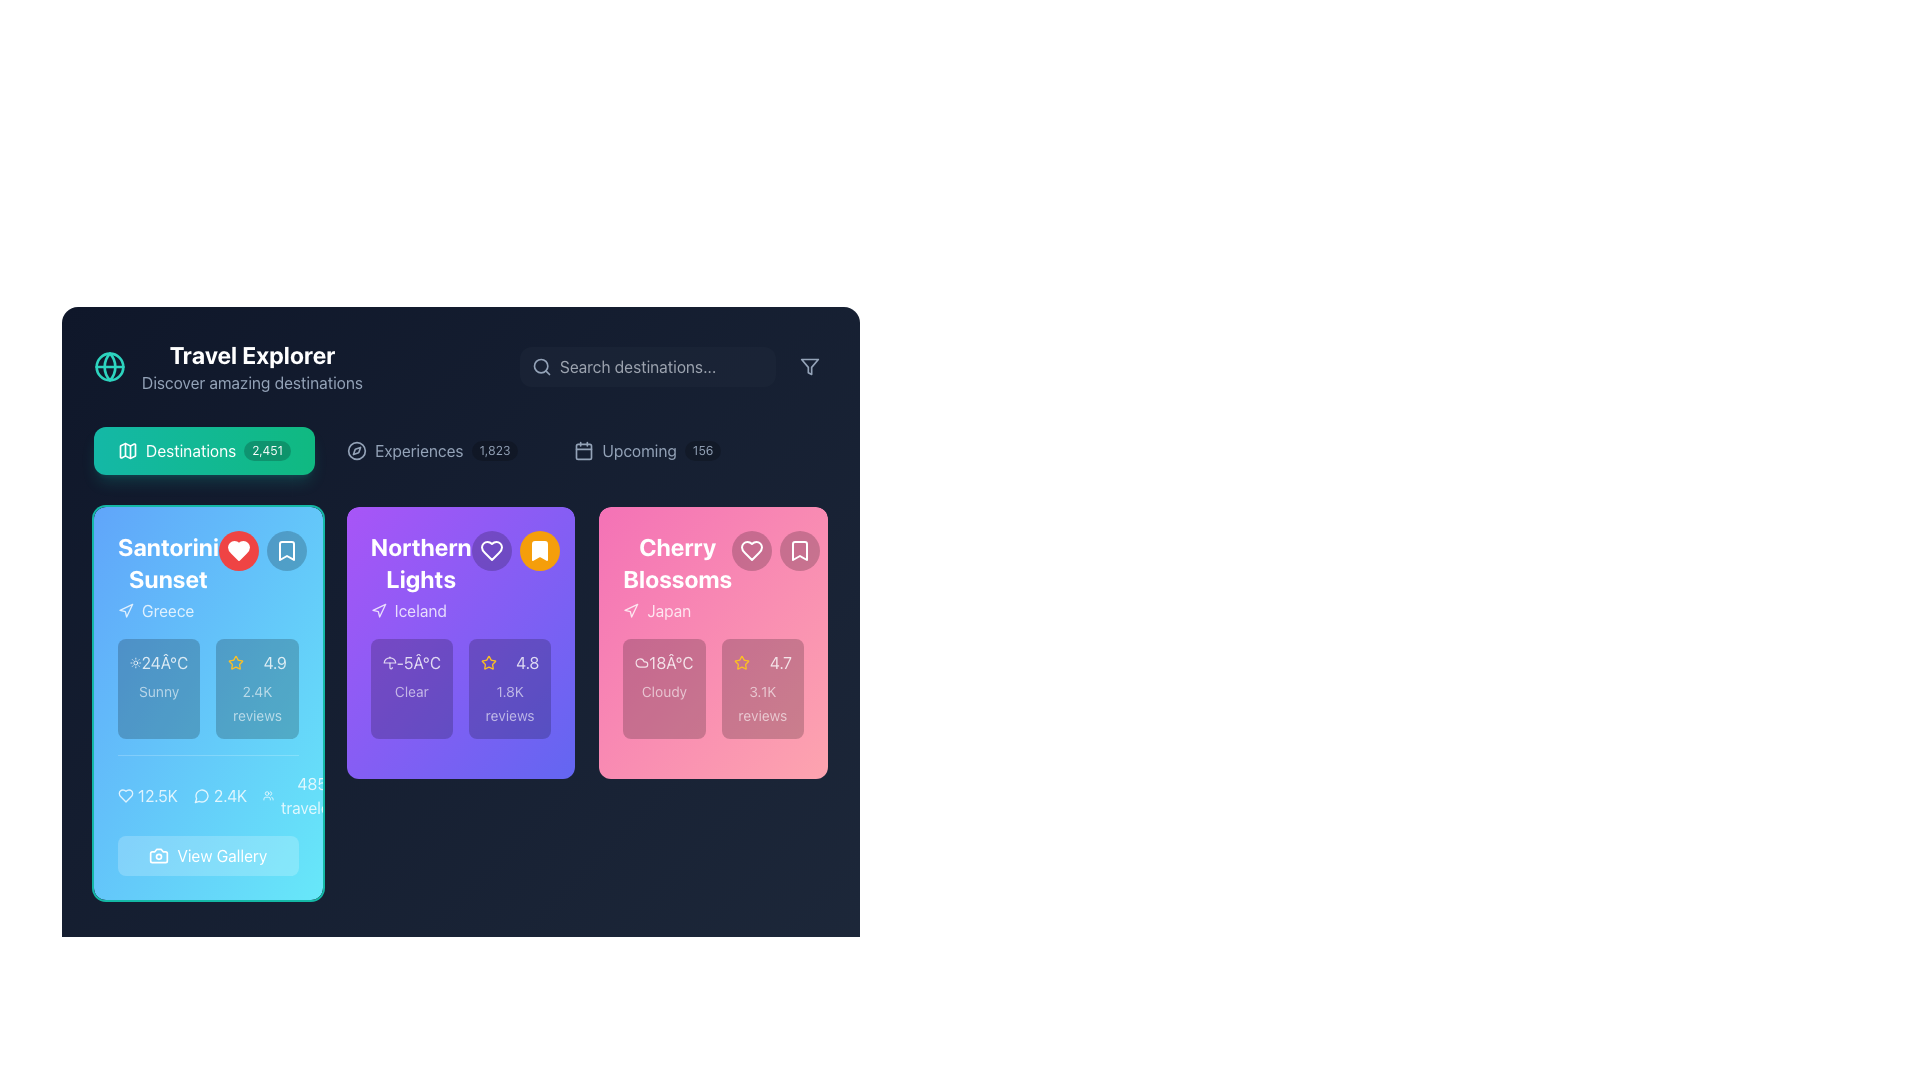 The width and height of the screenshot is (1920, 1080). What do you see at coordinates (231, 794) in the screenshot?
I see `the information display for engagement metrics of the 'Santorini Sunset' destination, located in the blue card above the 'View Gallery' button` at bounding box center [231, 794].